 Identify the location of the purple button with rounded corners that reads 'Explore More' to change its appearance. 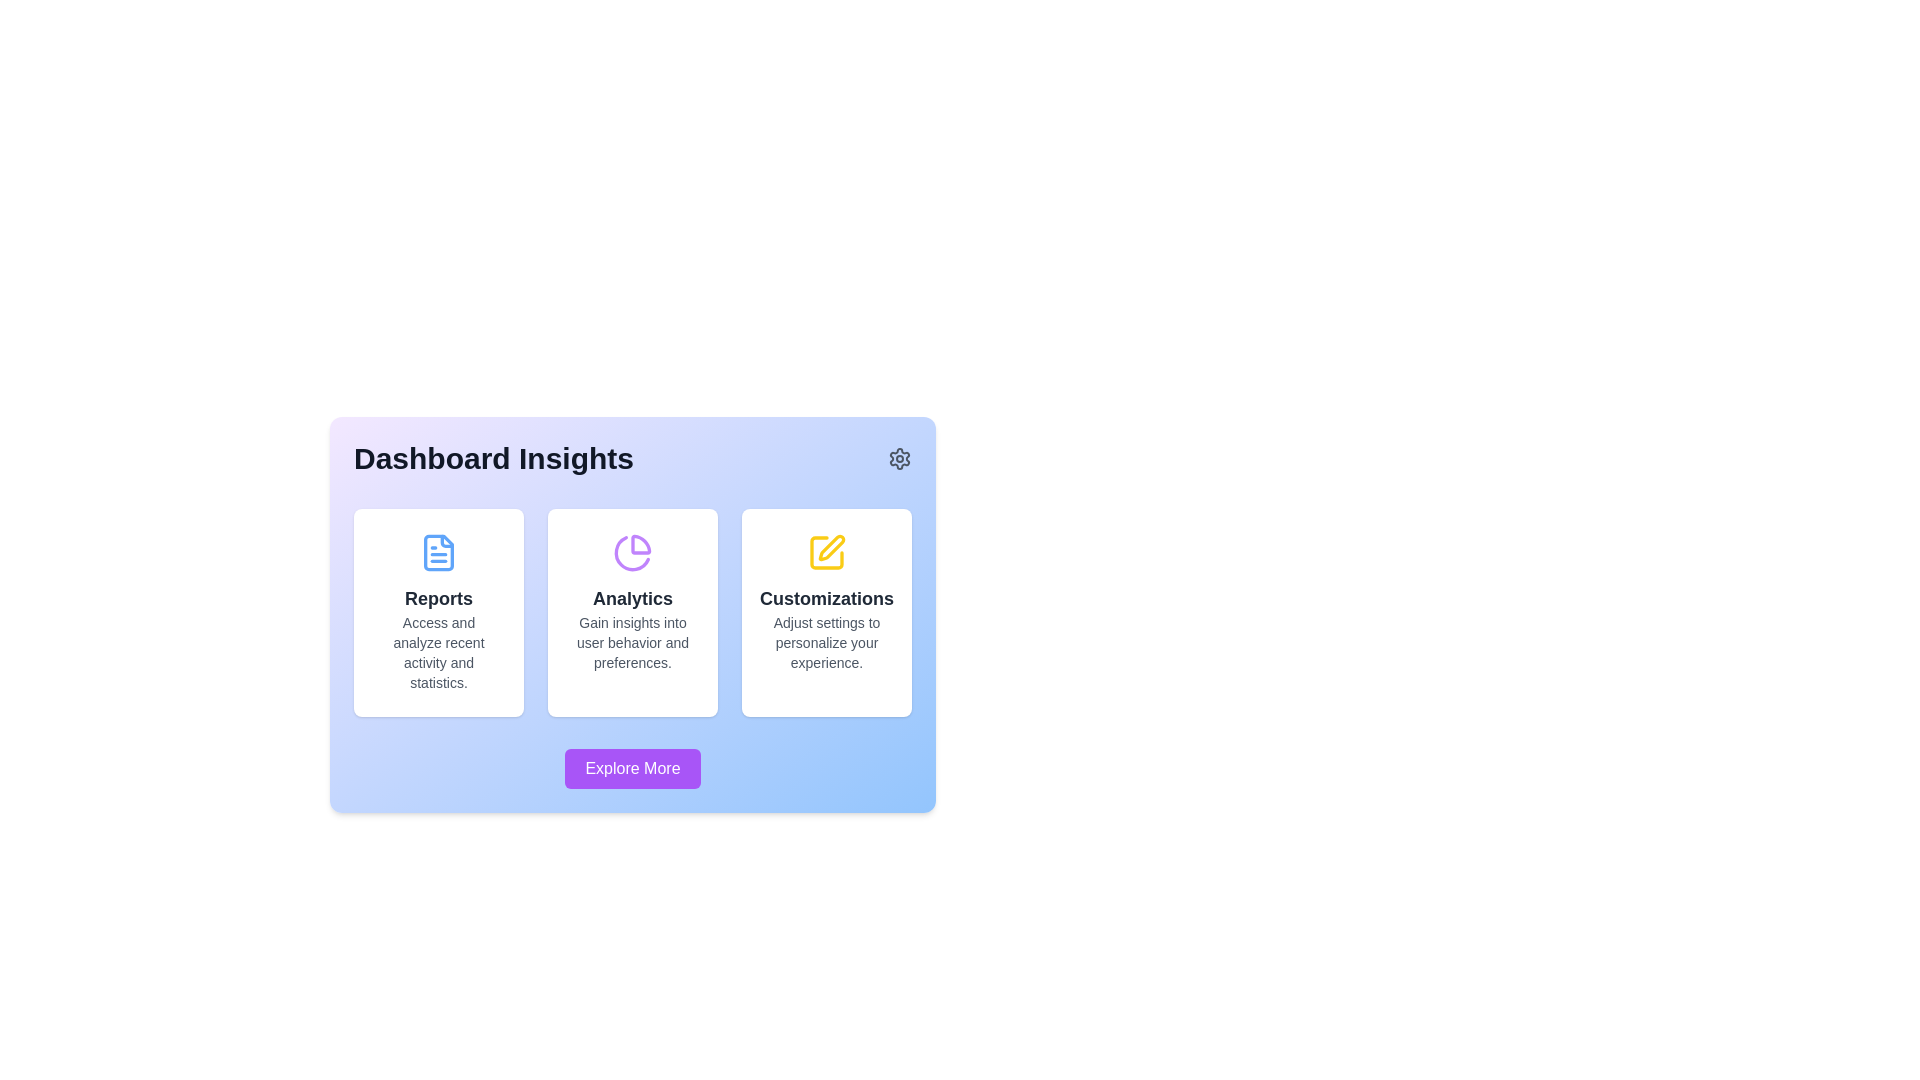
(632, 767).